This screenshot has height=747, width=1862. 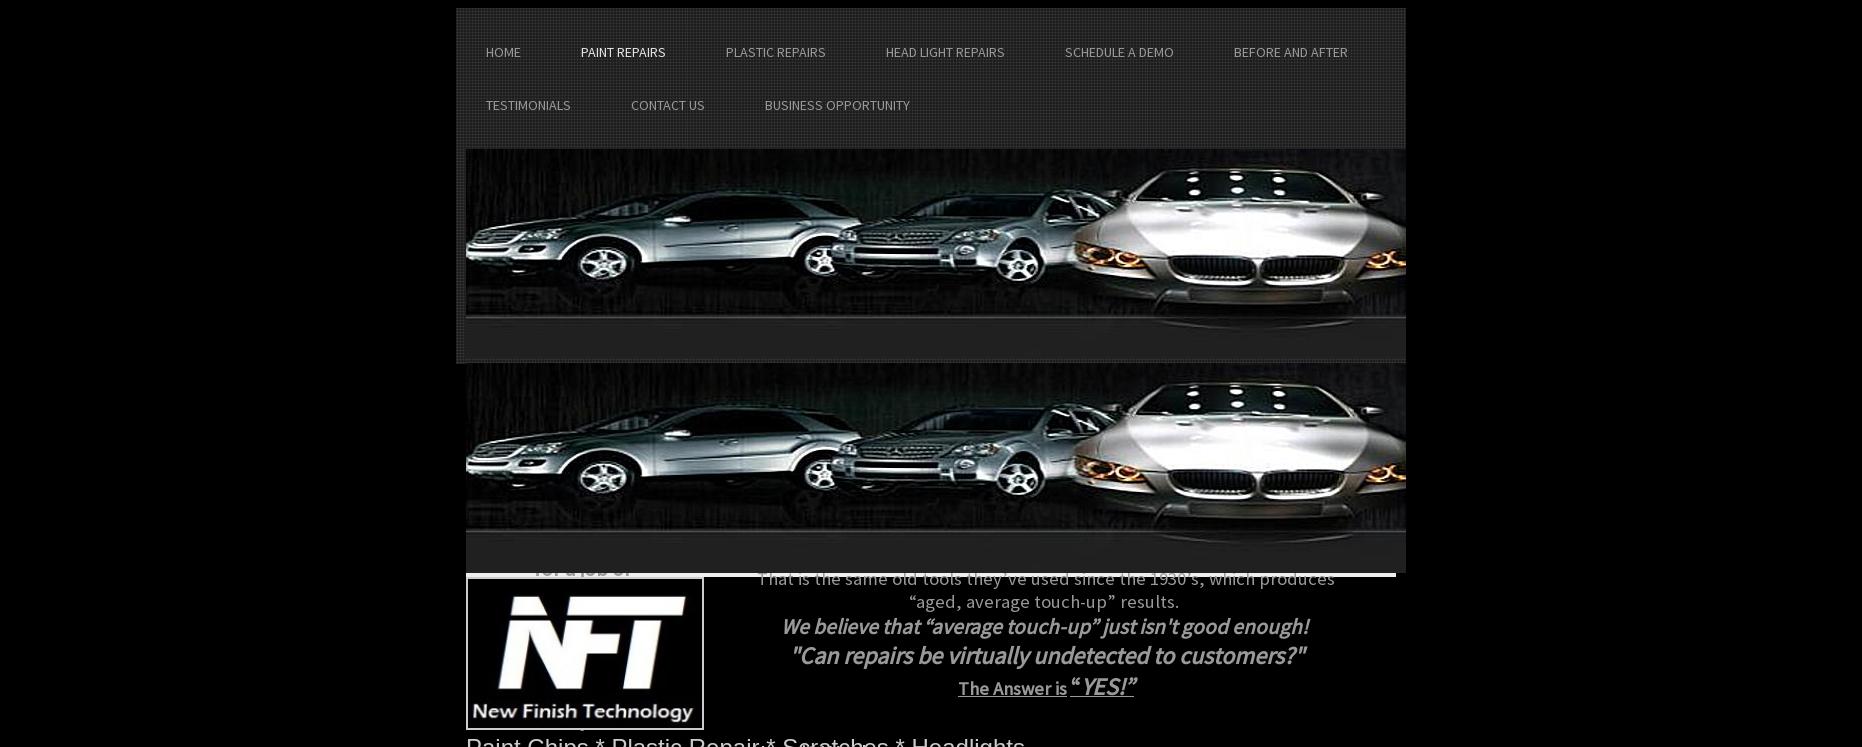 I want to click on 'Schedule a Demo', so click(x=1118, y=50).